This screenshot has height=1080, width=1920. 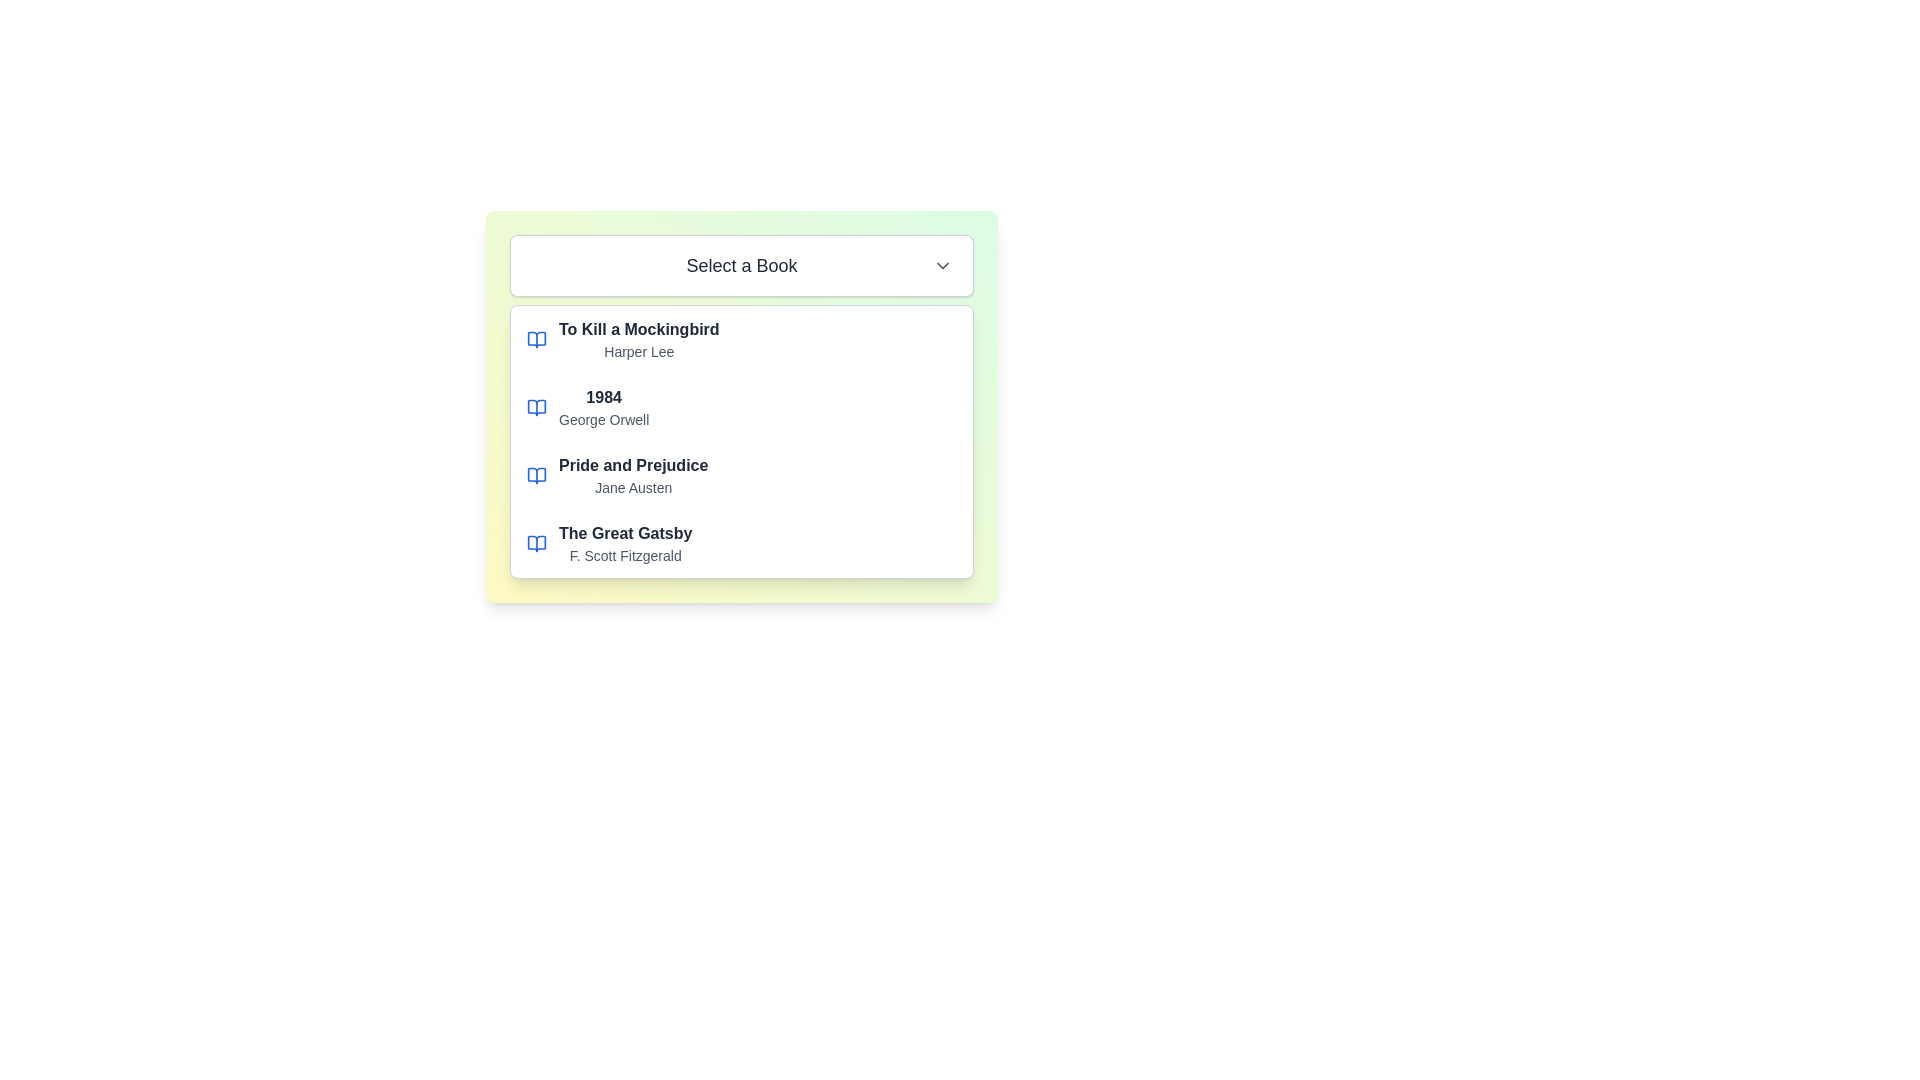 What do you see at coordinates (638, 350) in the screenshot?
I see `the static text label displaying the author's name 'Harper Lee', which is located below the book title 'To Kill a Mockingbird' in the dropdown list of books` at bounding box center [638, 350].